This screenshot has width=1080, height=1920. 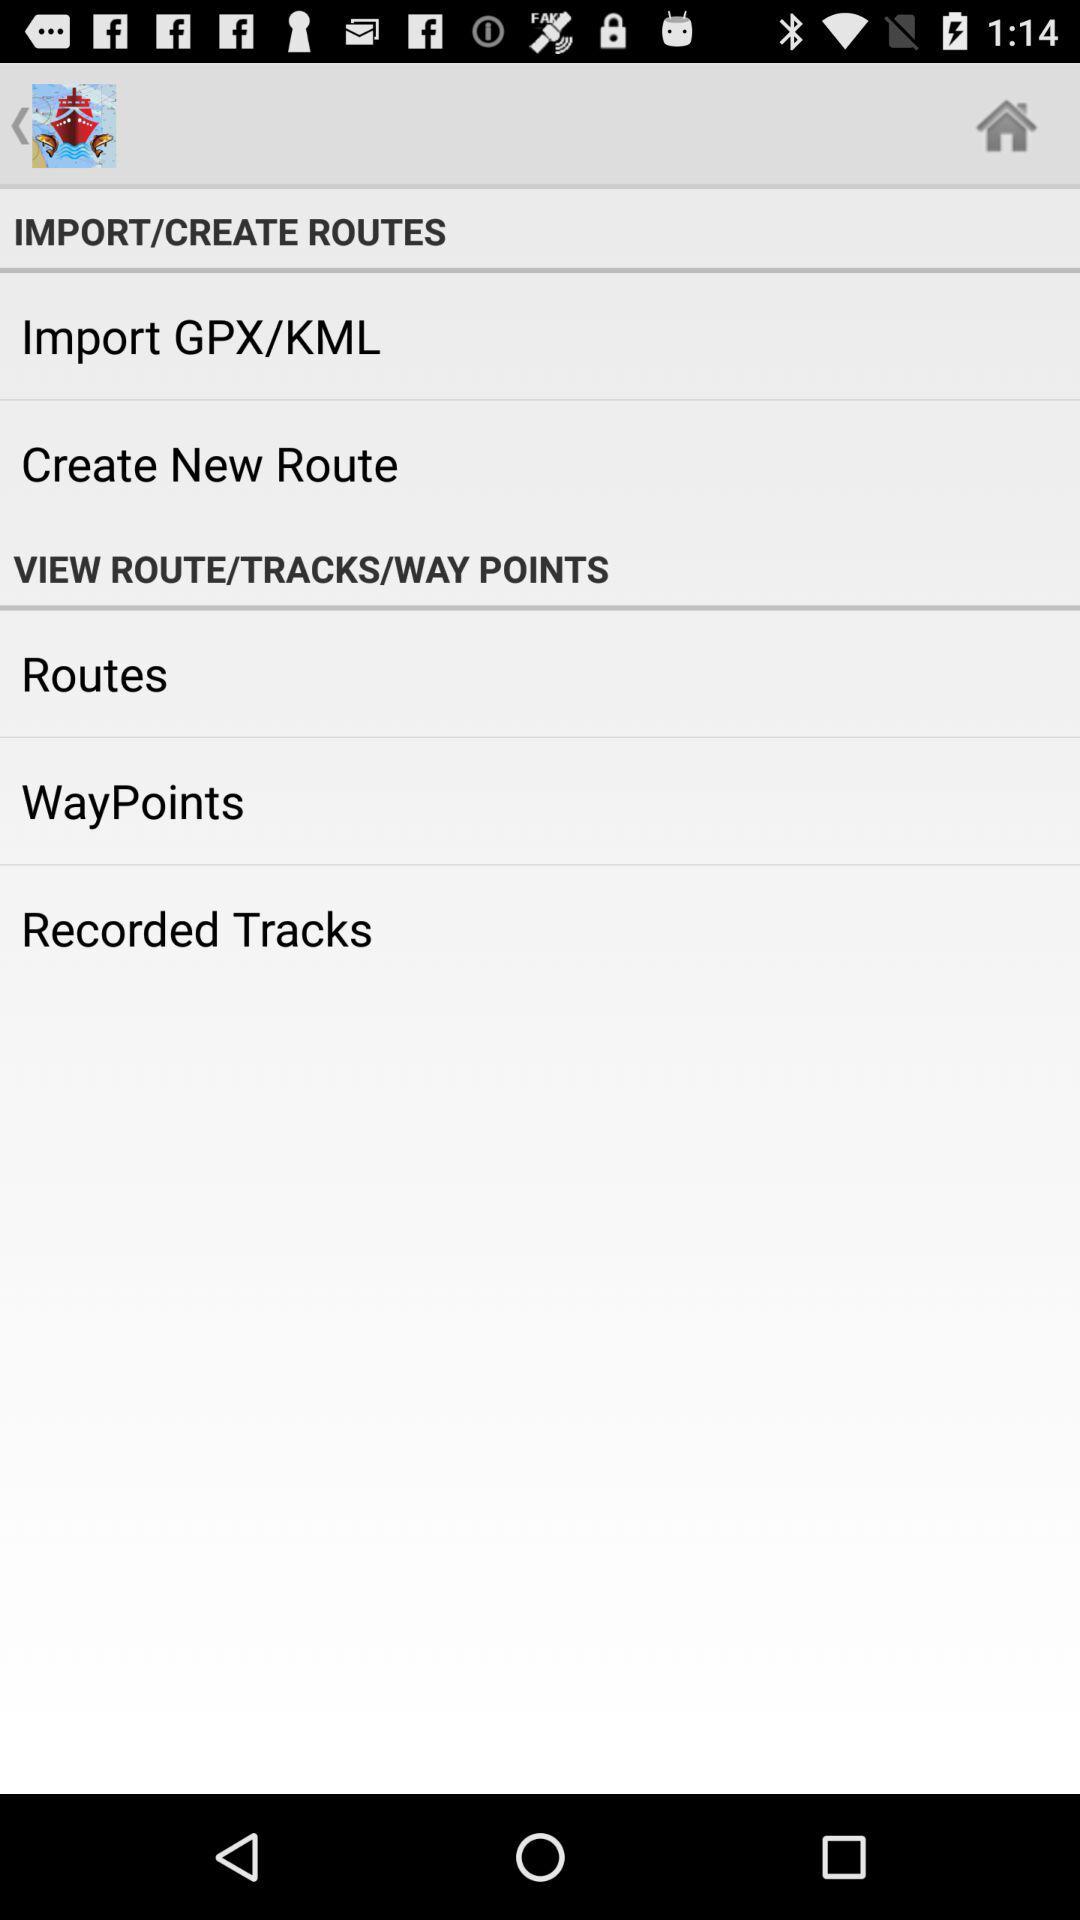 I want to click on the item above the view route tracks icon, so click(x=540, y=462).